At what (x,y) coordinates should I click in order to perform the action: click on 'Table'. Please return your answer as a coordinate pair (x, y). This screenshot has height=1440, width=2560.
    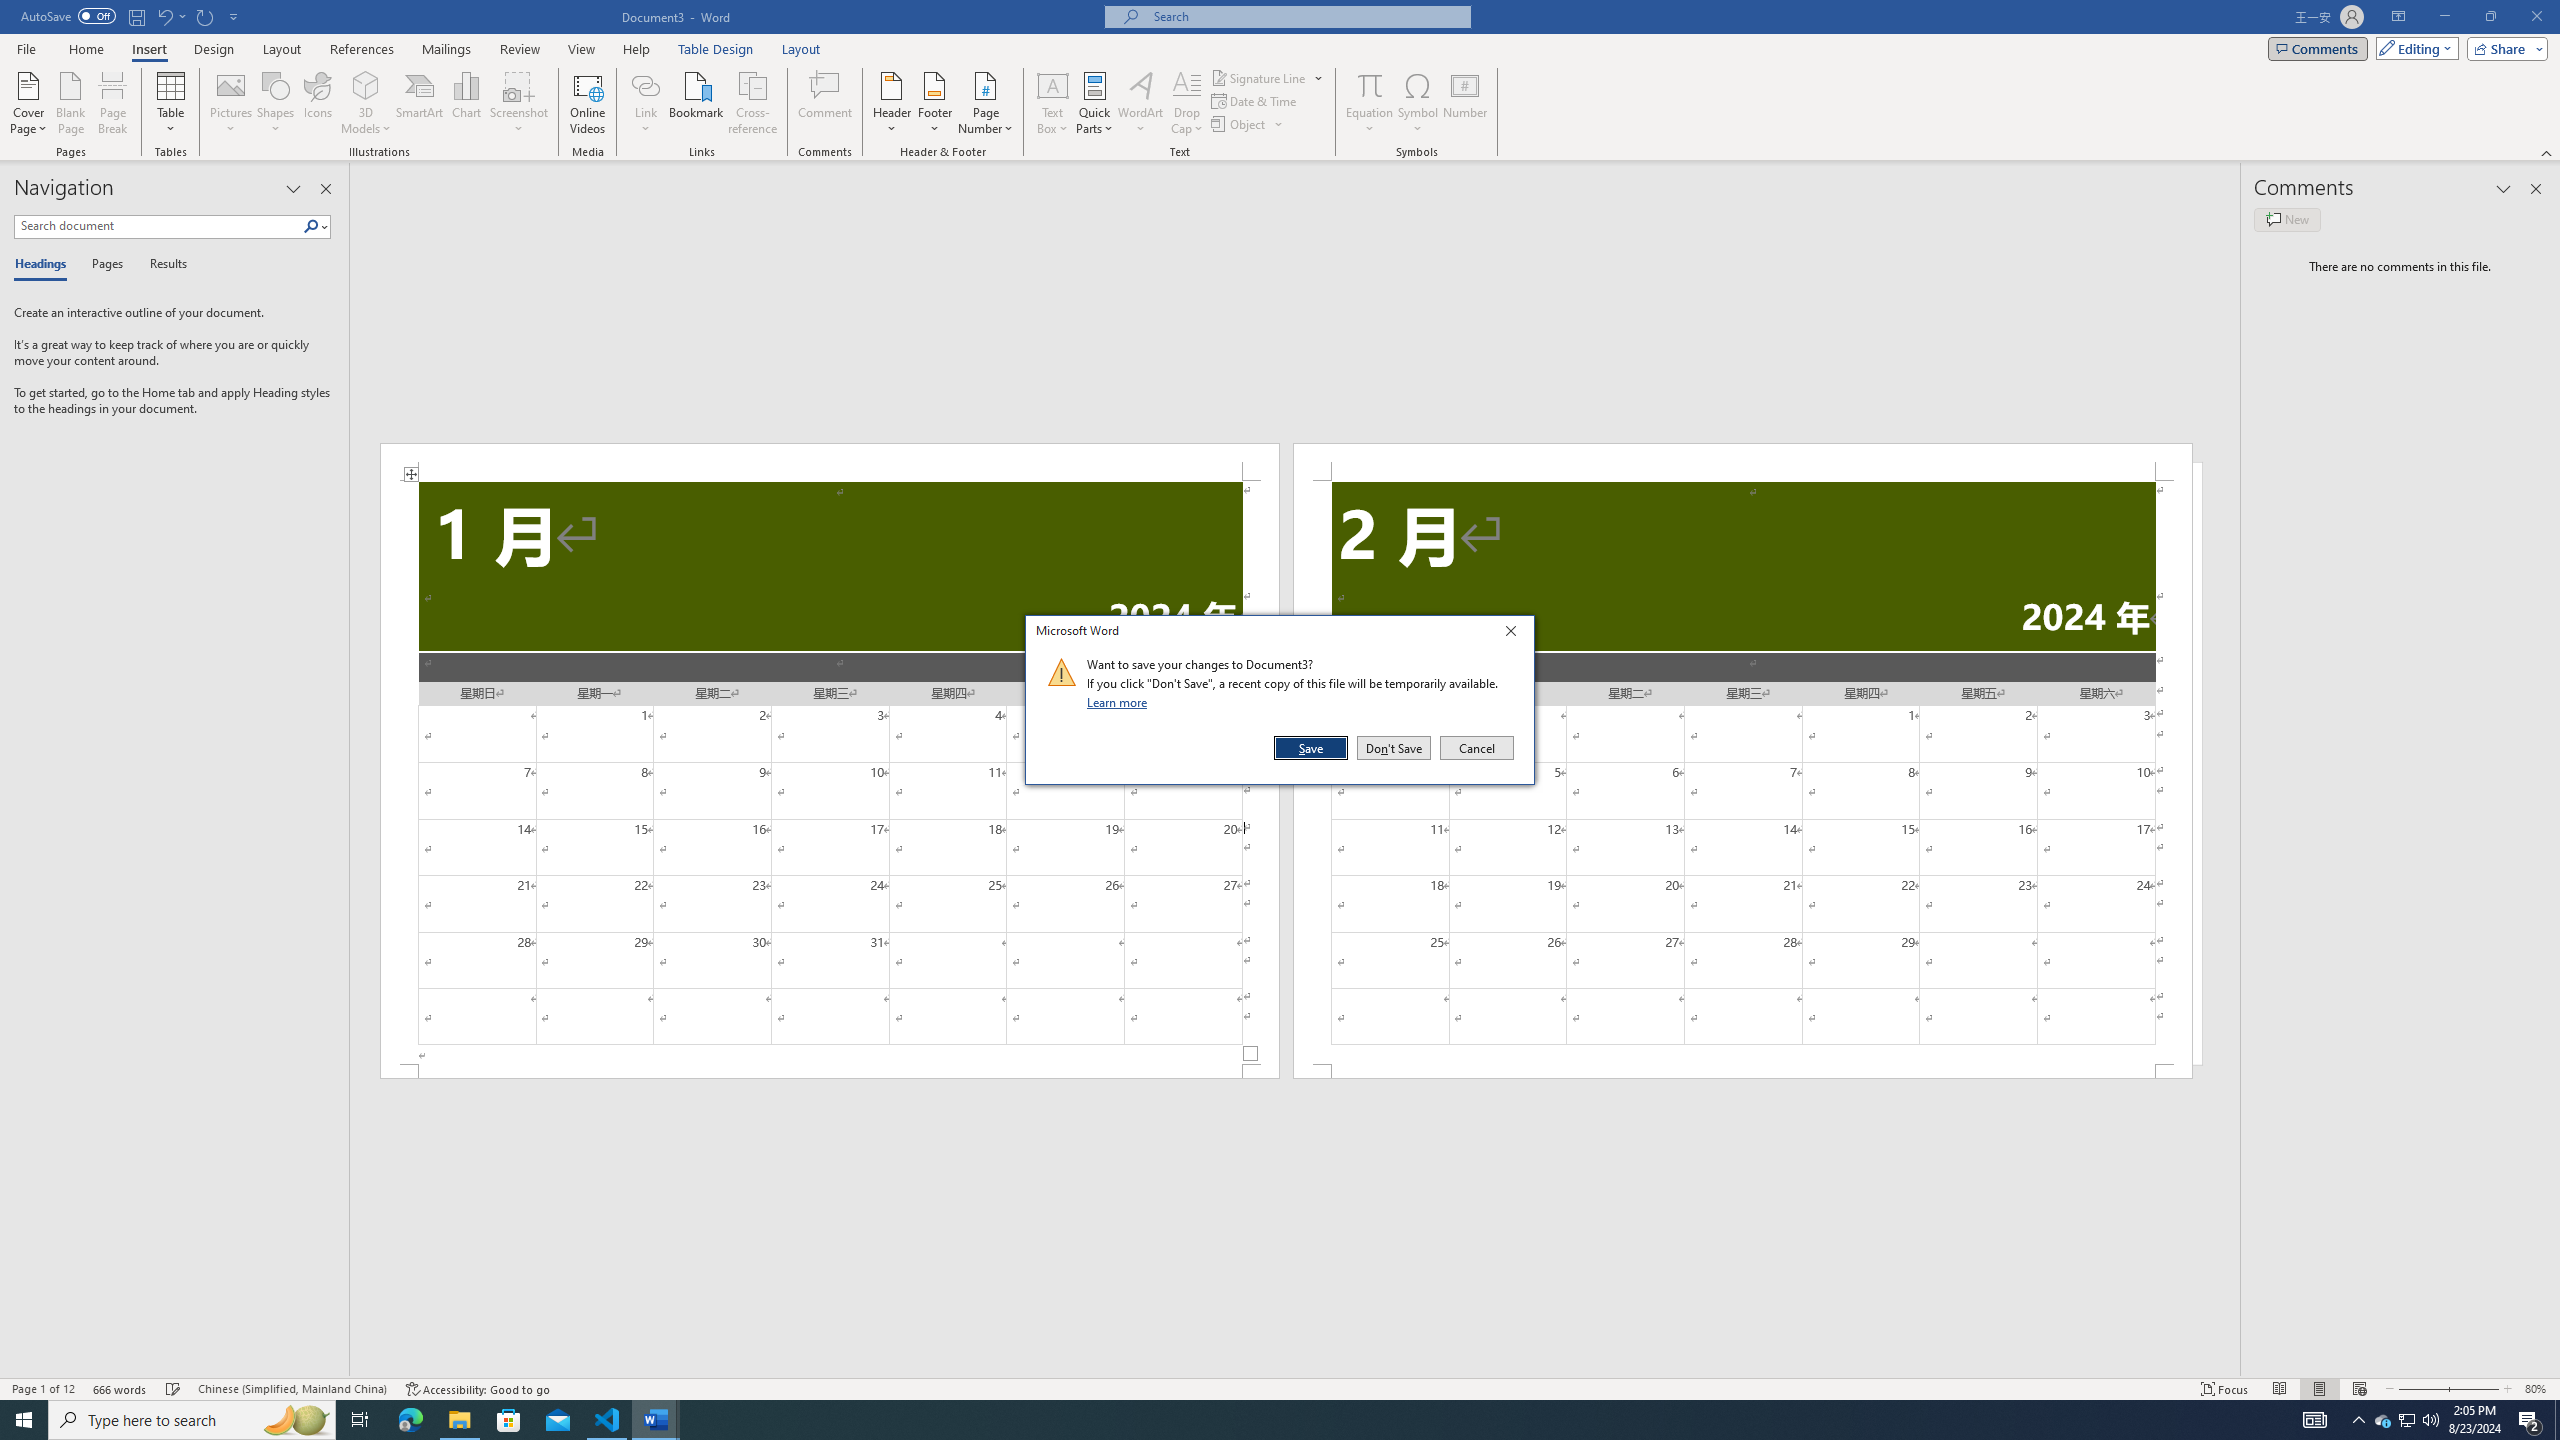
    Looking at the image, I should click on (171, 103).